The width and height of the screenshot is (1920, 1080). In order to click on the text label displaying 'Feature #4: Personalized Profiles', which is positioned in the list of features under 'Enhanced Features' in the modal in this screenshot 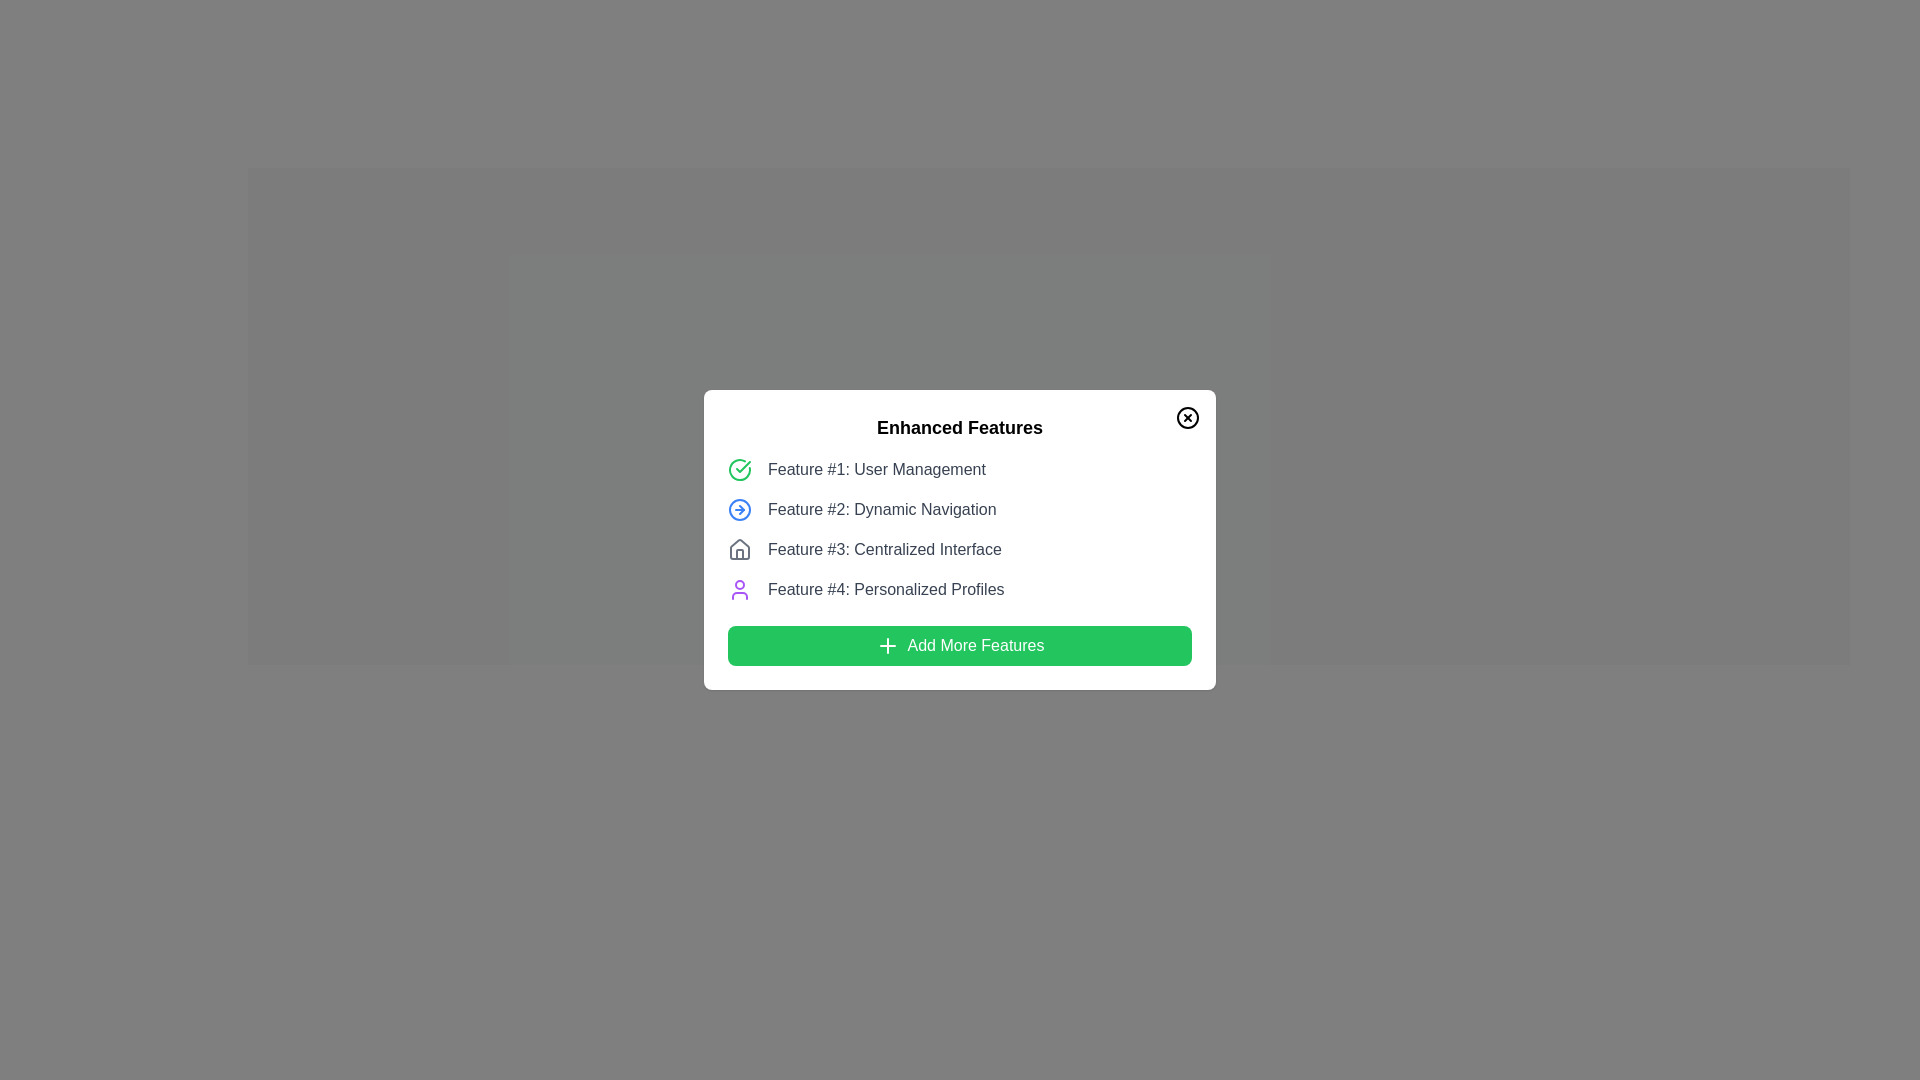, I will do `click(885, 589)`.